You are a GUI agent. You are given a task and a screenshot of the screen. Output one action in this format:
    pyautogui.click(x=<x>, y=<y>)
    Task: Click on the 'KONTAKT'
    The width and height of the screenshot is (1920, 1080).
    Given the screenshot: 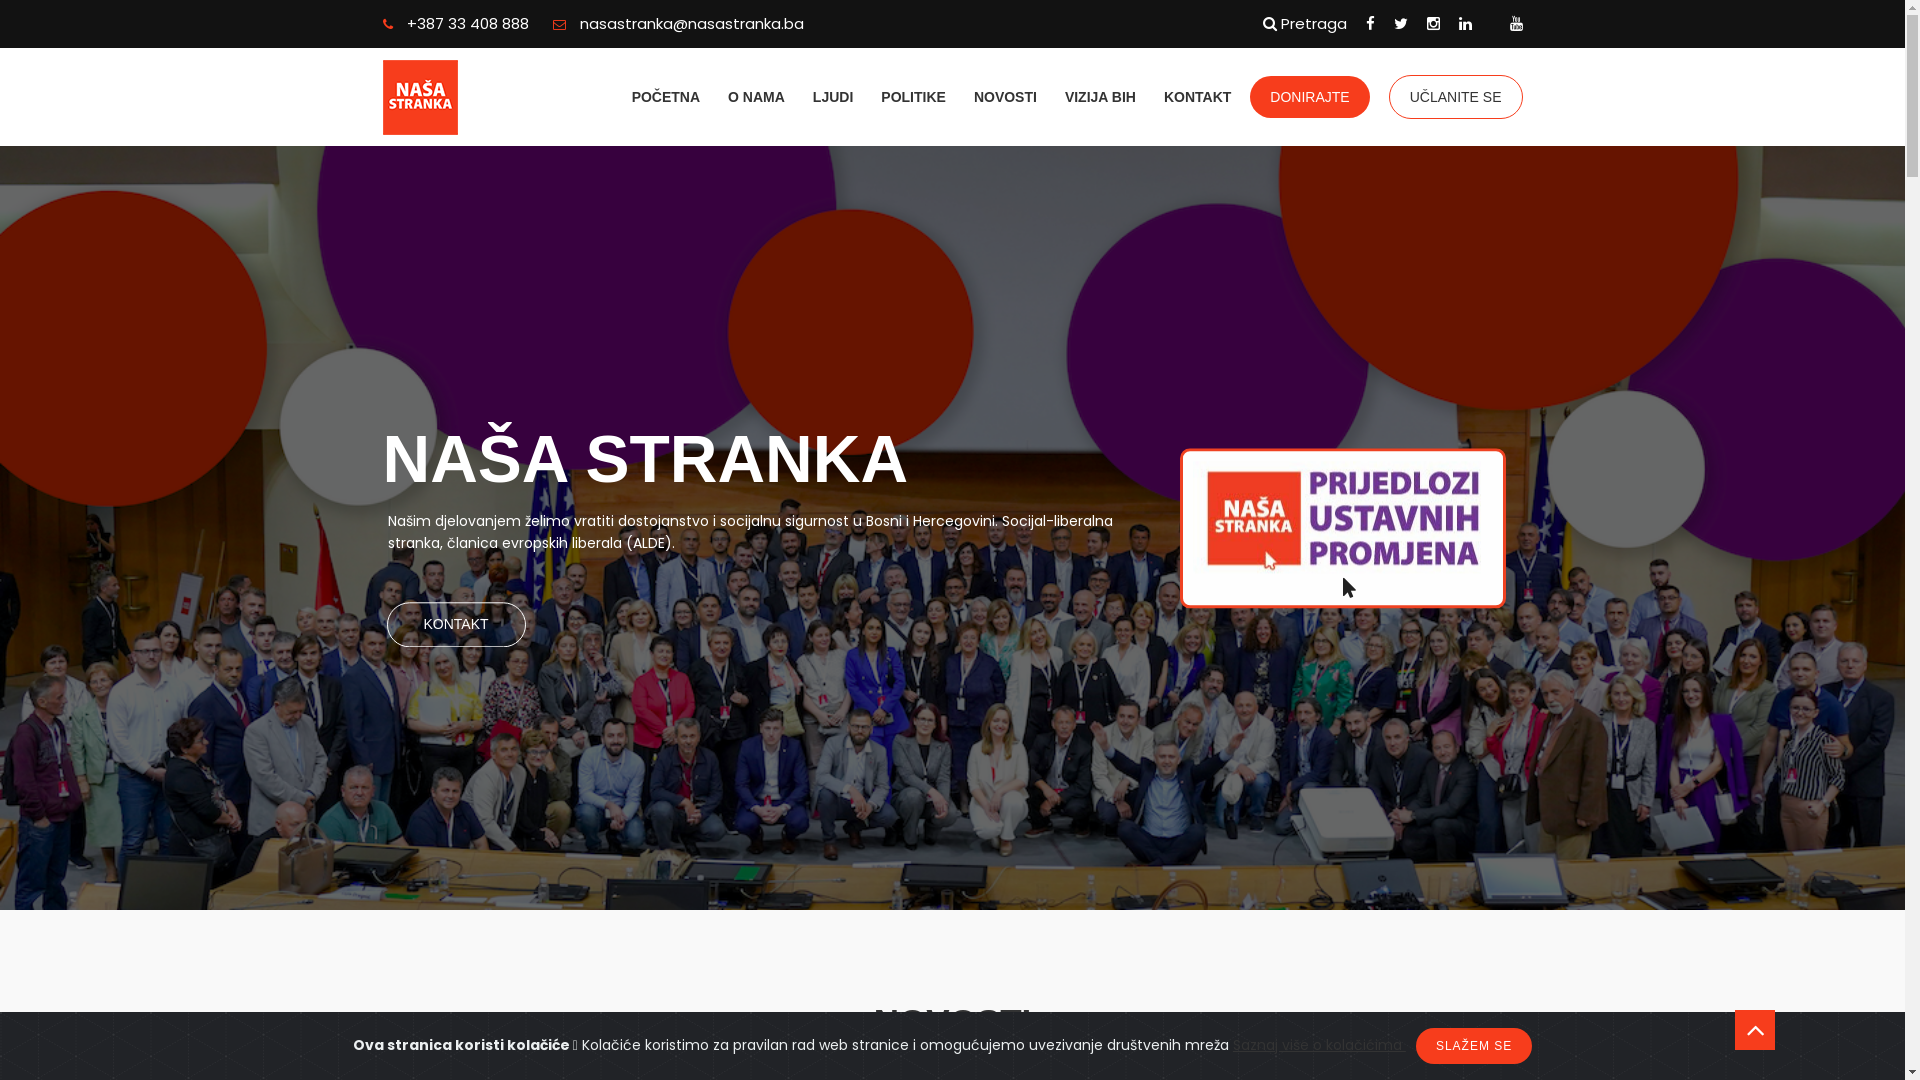 What is the action you would take?
    pyautogui.click(x=454, y=623)
    